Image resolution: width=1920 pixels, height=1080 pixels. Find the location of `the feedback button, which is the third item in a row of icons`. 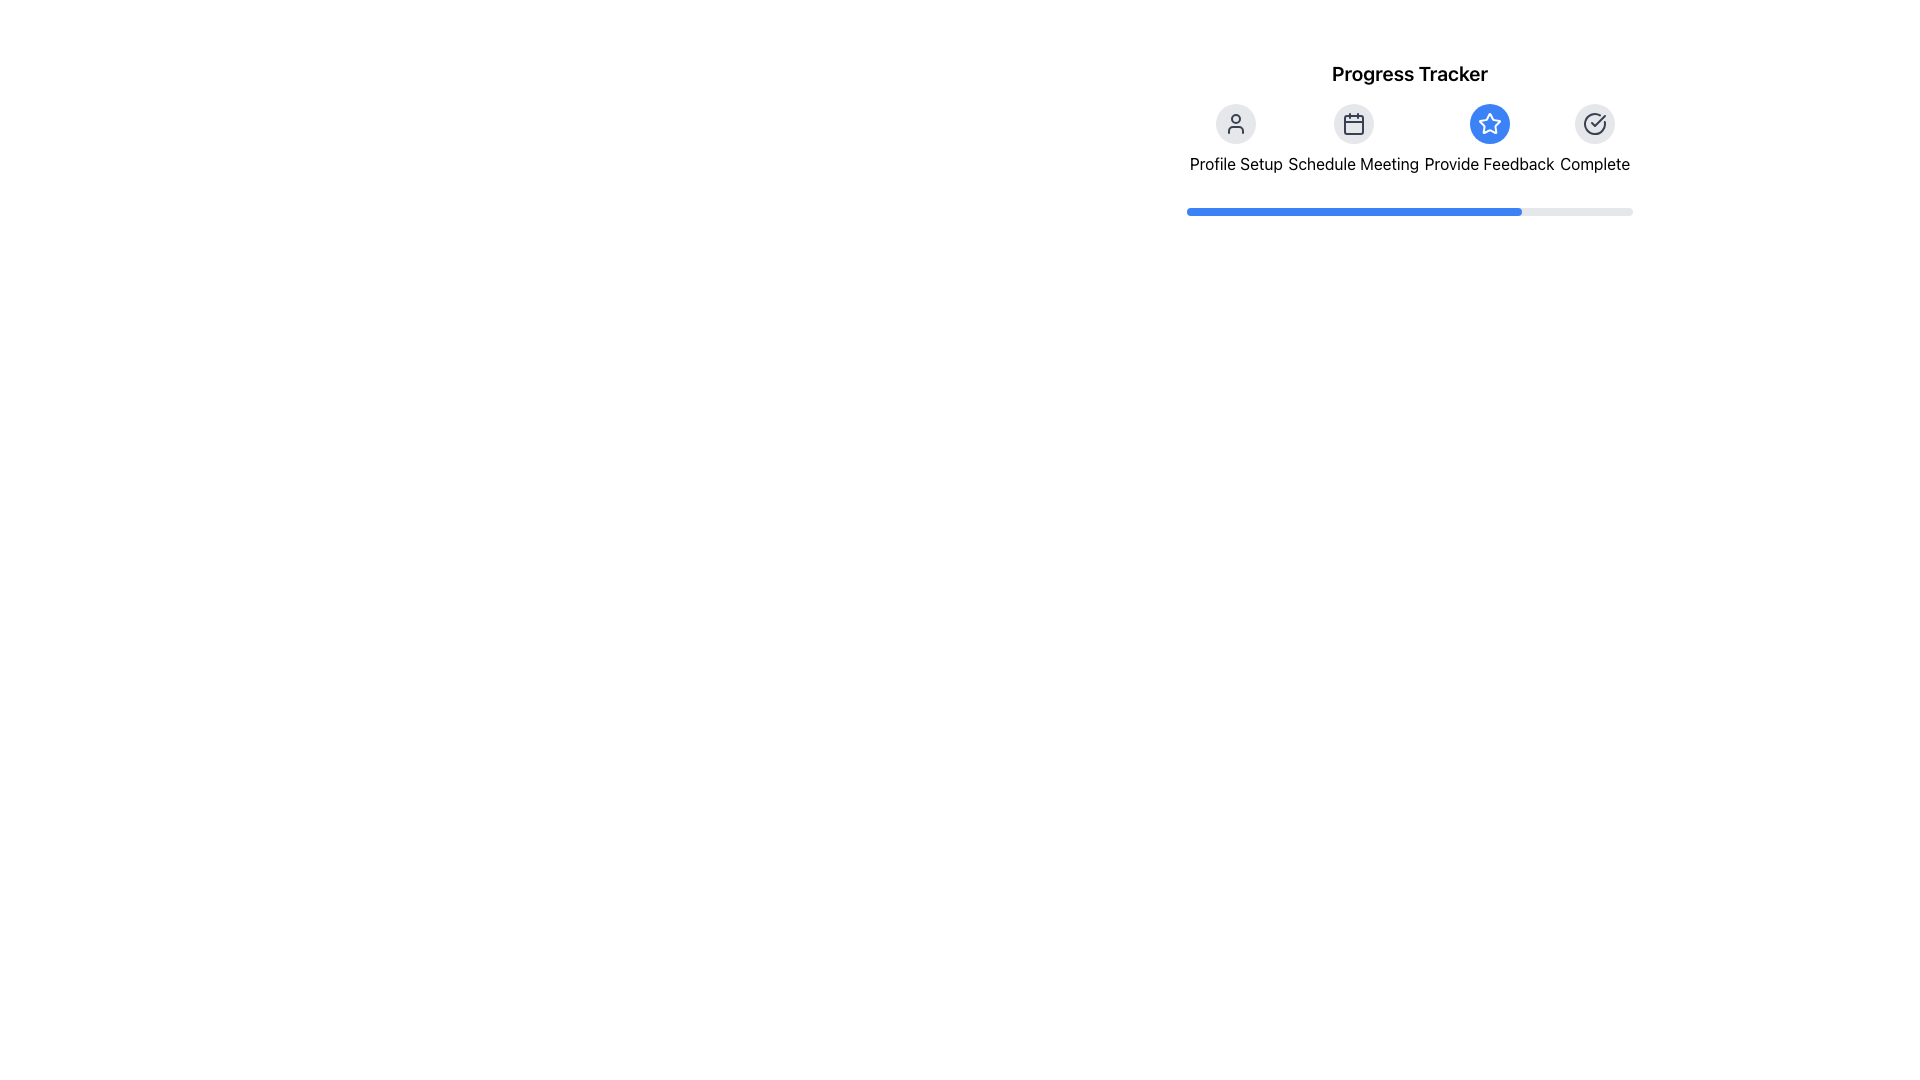

the feedback button, which is the third item in a row of icons is located at coordinates (1489, 138).